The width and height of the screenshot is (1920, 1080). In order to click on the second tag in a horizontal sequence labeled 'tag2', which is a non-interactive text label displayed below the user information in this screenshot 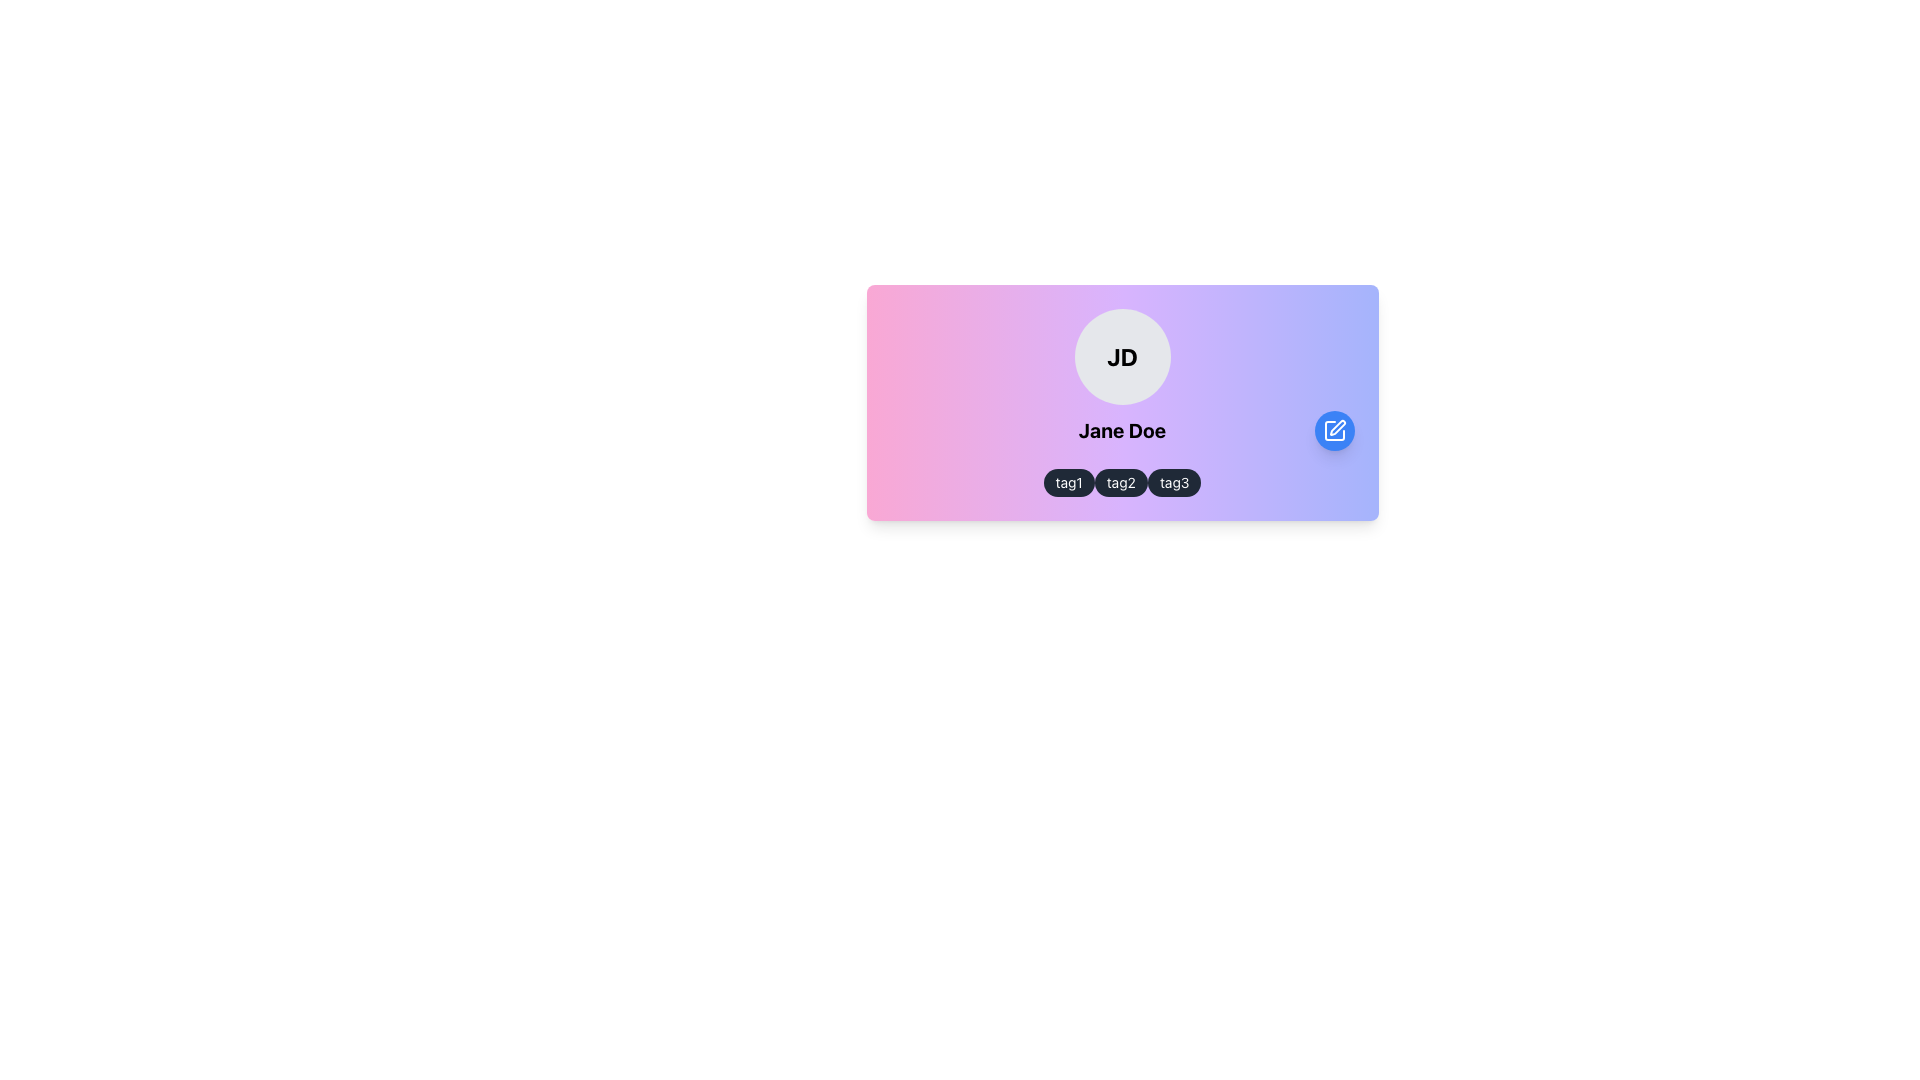, I will do `click(1121, 482)`.